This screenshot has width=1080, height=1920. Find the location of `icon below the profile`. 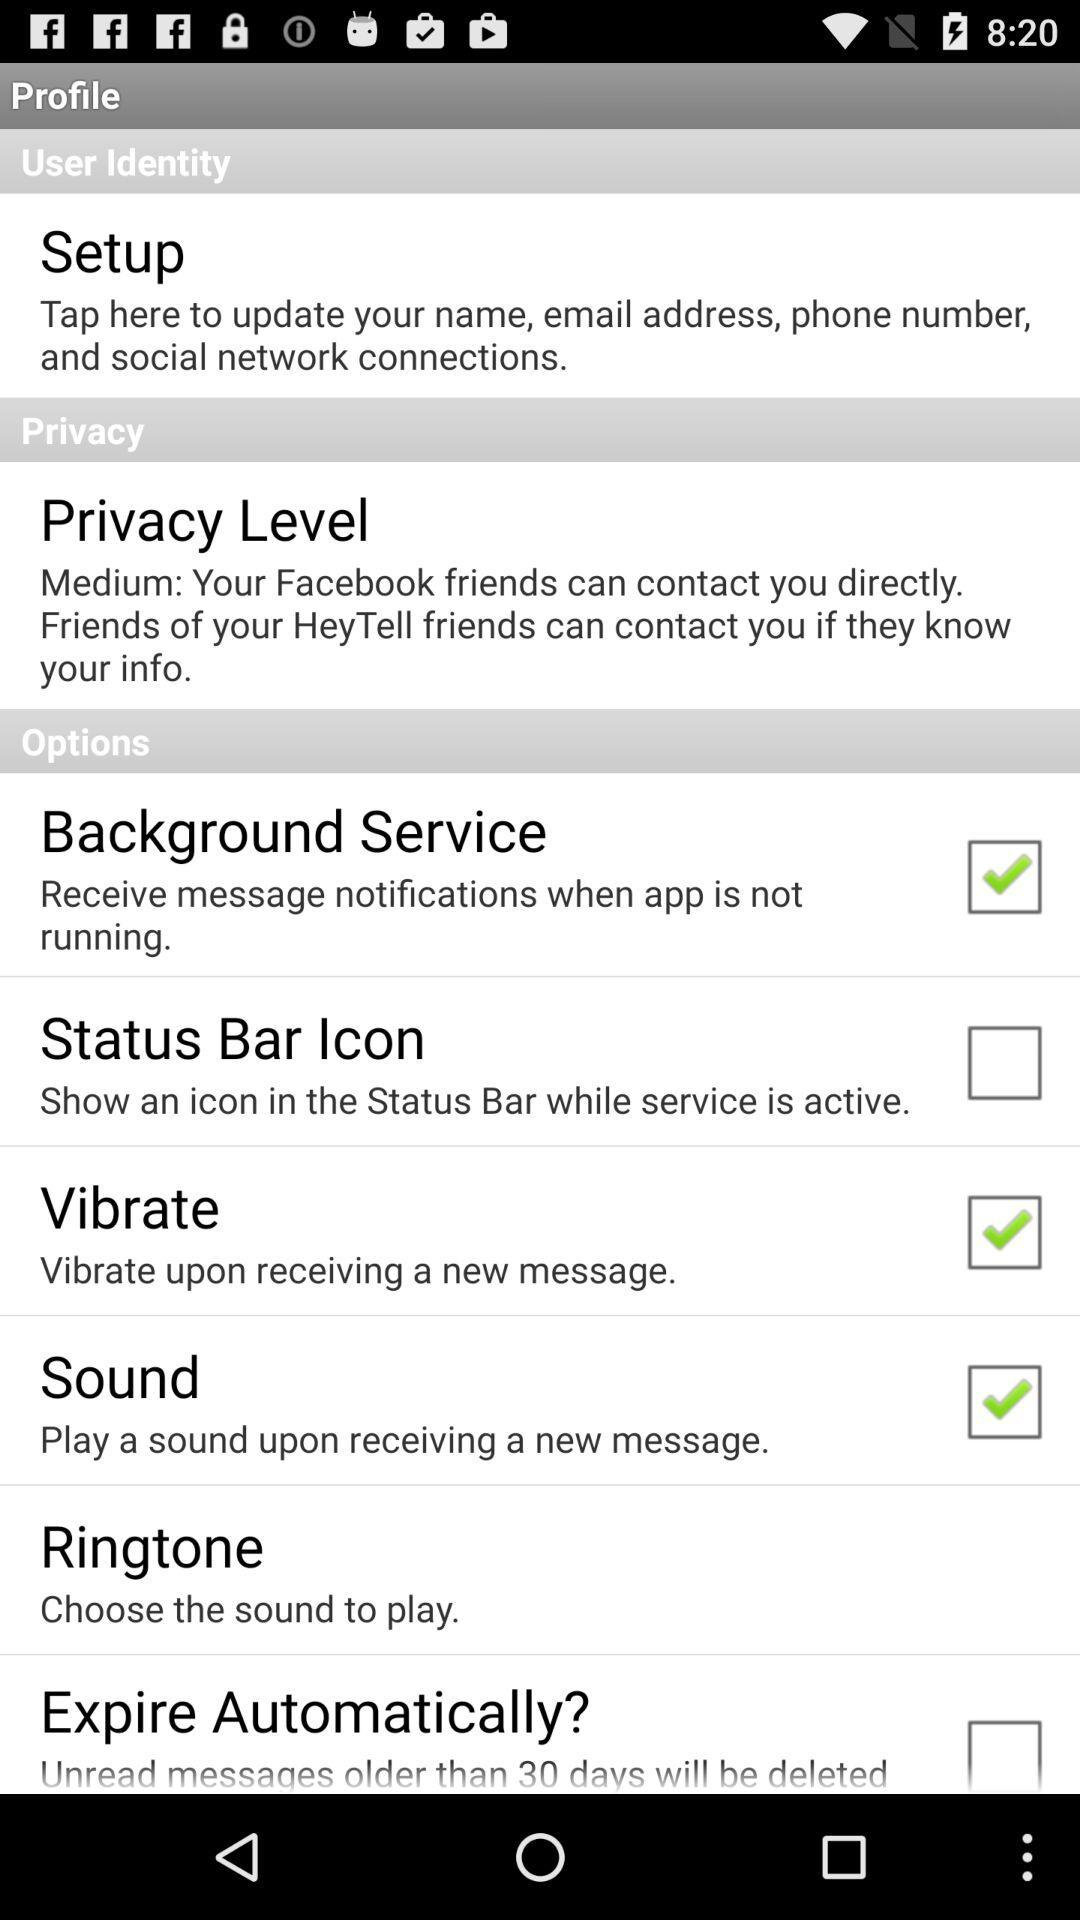

icon below the profile is located at coordinates (540, 161).